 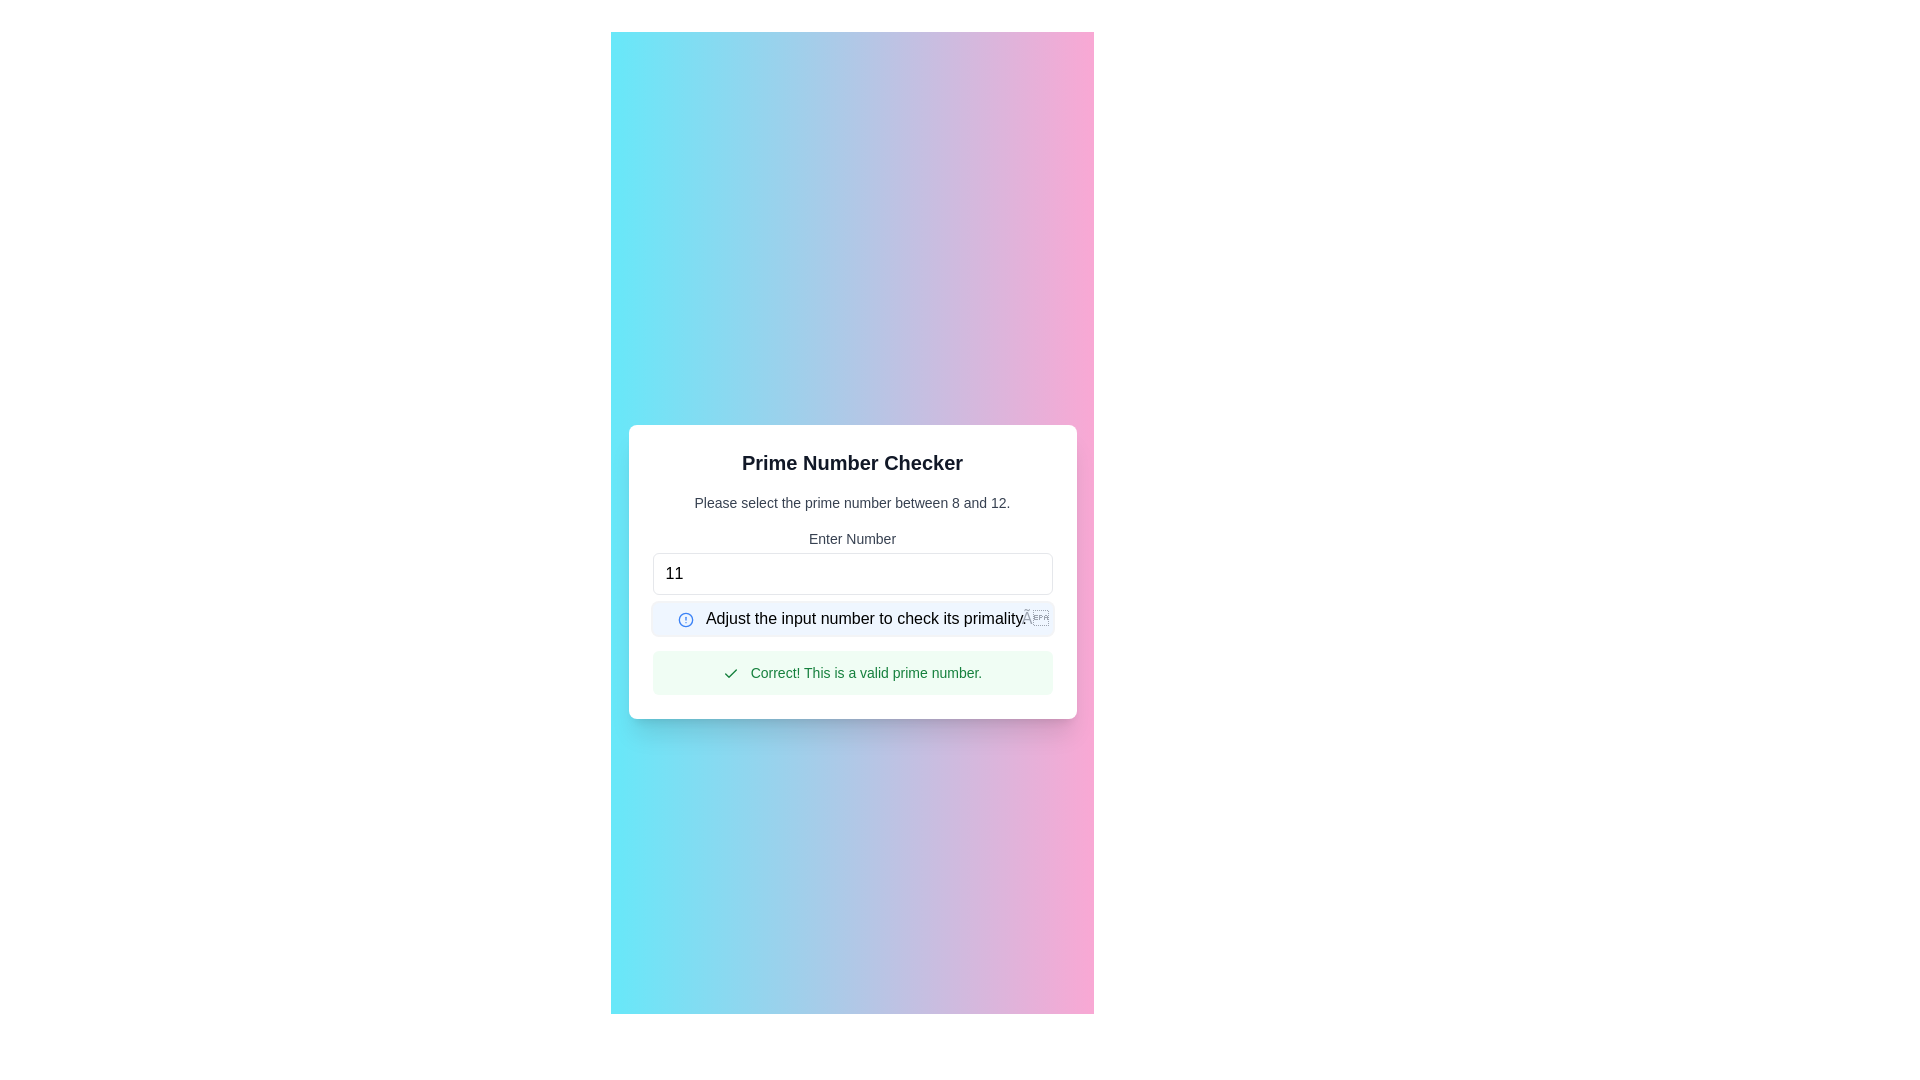 What do you see at coordinates (852, 571) in the screenshot?
I see `the input field labeled 'Enter Number' in the 'Prime Number Checker' modal to enter a number between 8 and 12` at bounding box center [852, 571].